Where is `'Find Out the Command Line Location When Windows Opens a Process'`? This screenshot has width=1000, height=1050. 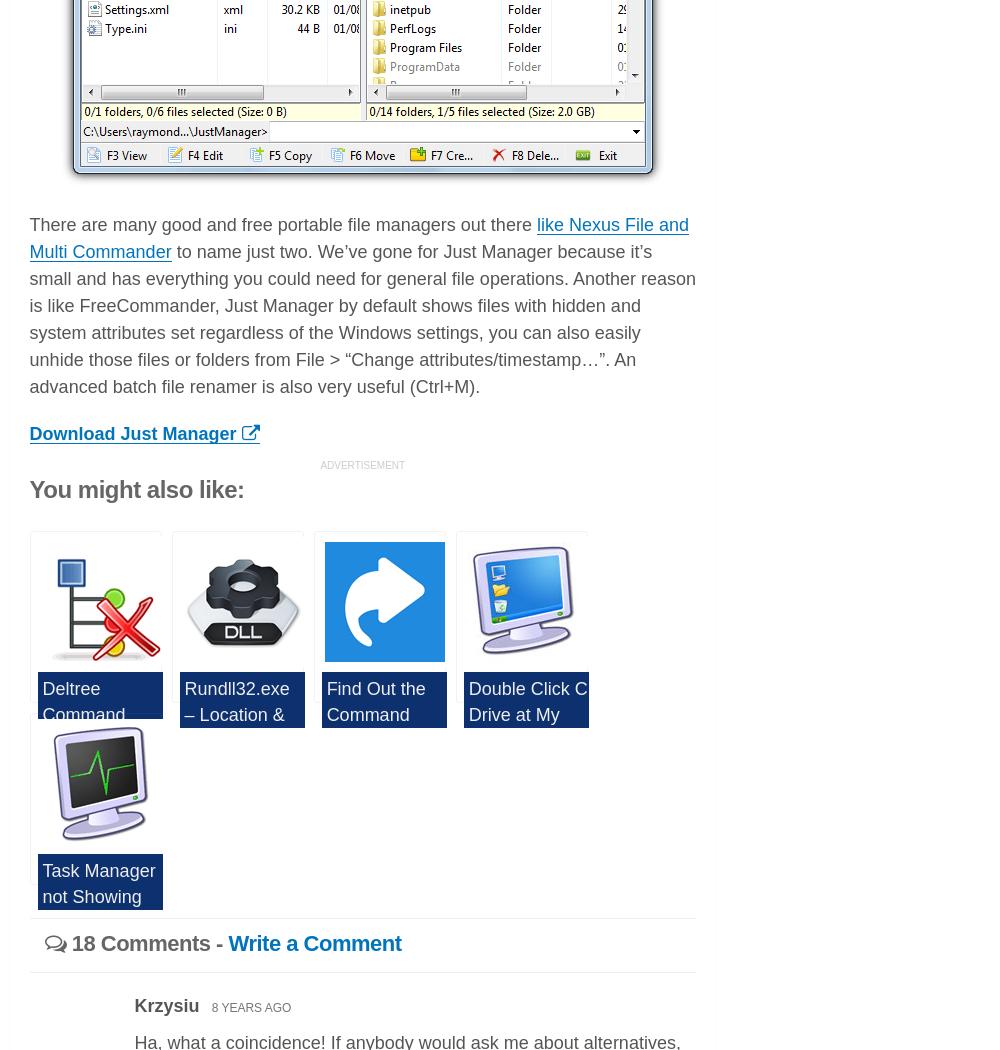 'Find Out the Command Line Location When Windows Opens a Process' is located at coordinates (325, 764).